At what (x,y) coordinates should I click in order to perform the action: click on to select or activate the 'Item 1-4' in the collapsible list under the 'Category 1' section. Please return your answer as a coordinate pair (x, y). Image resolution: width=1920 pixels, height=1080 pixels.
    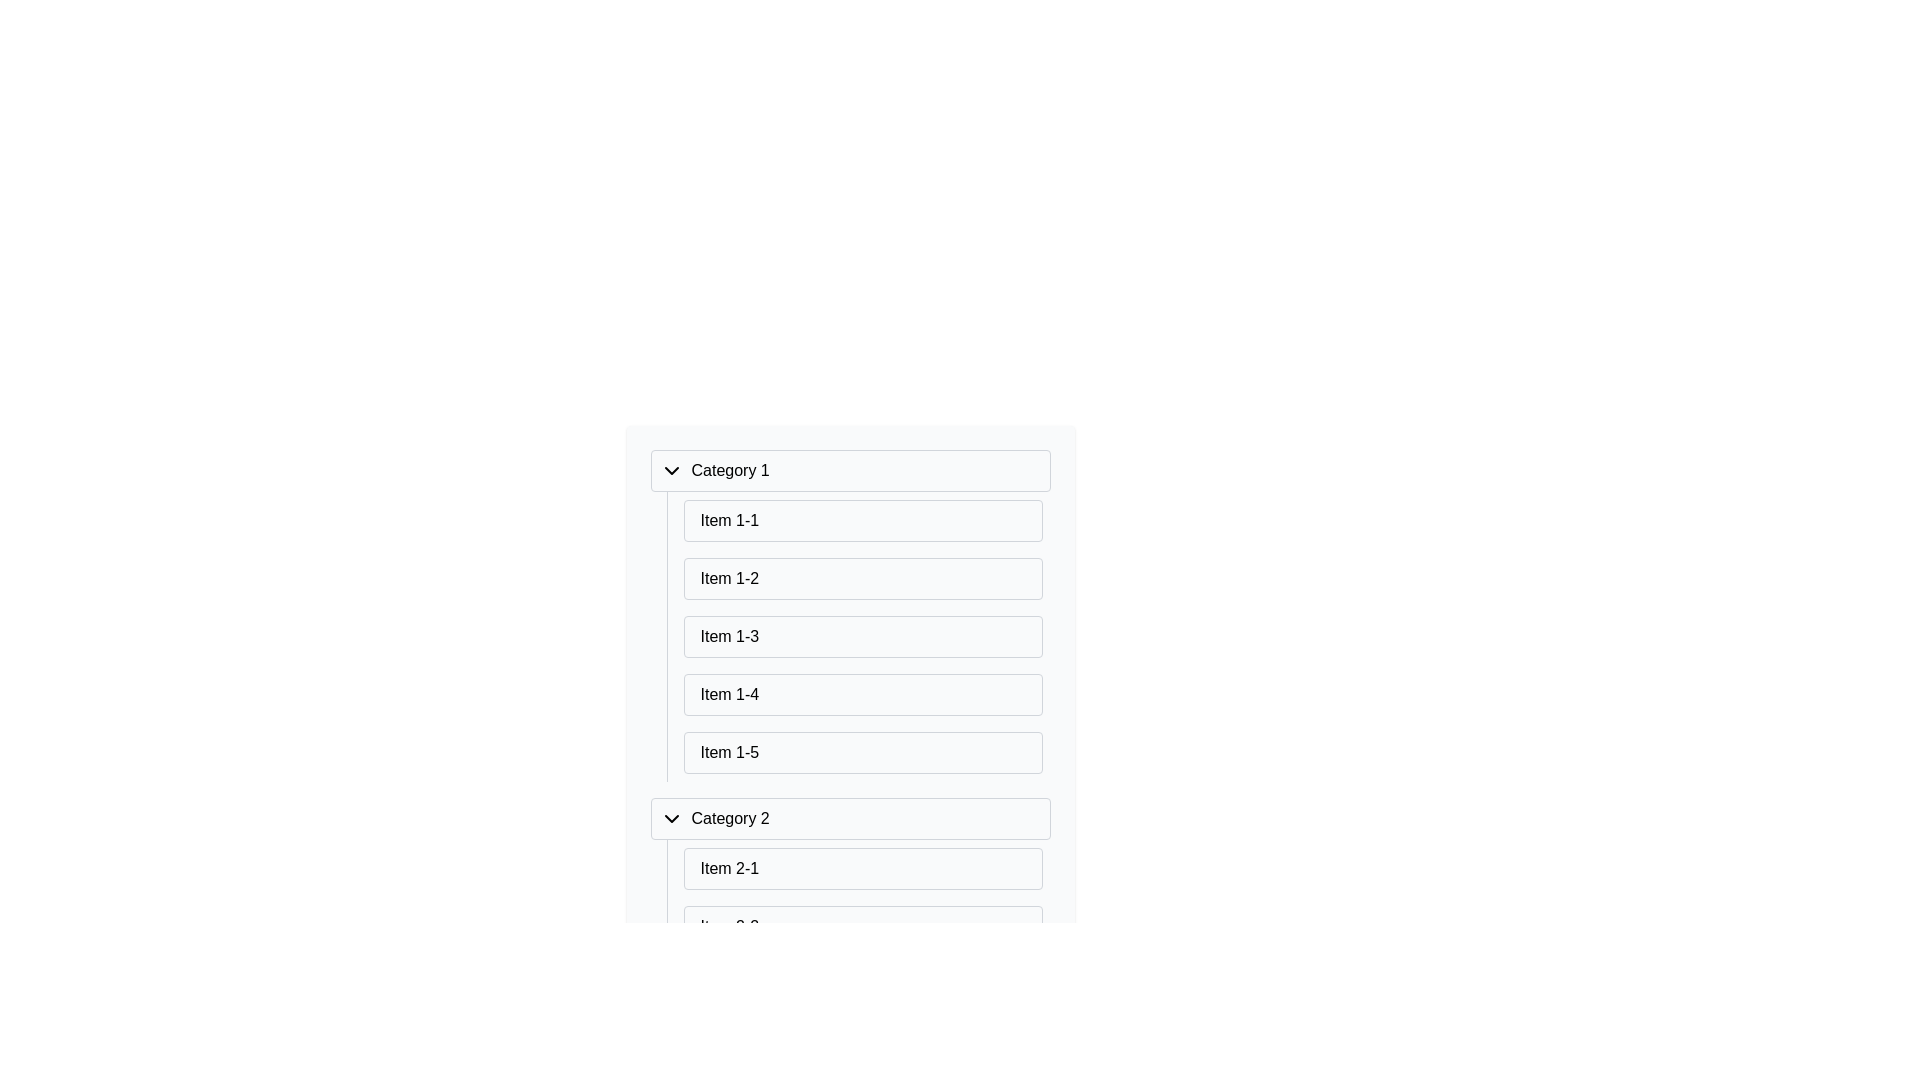
    Looking at the image, I should click on (863, 693).